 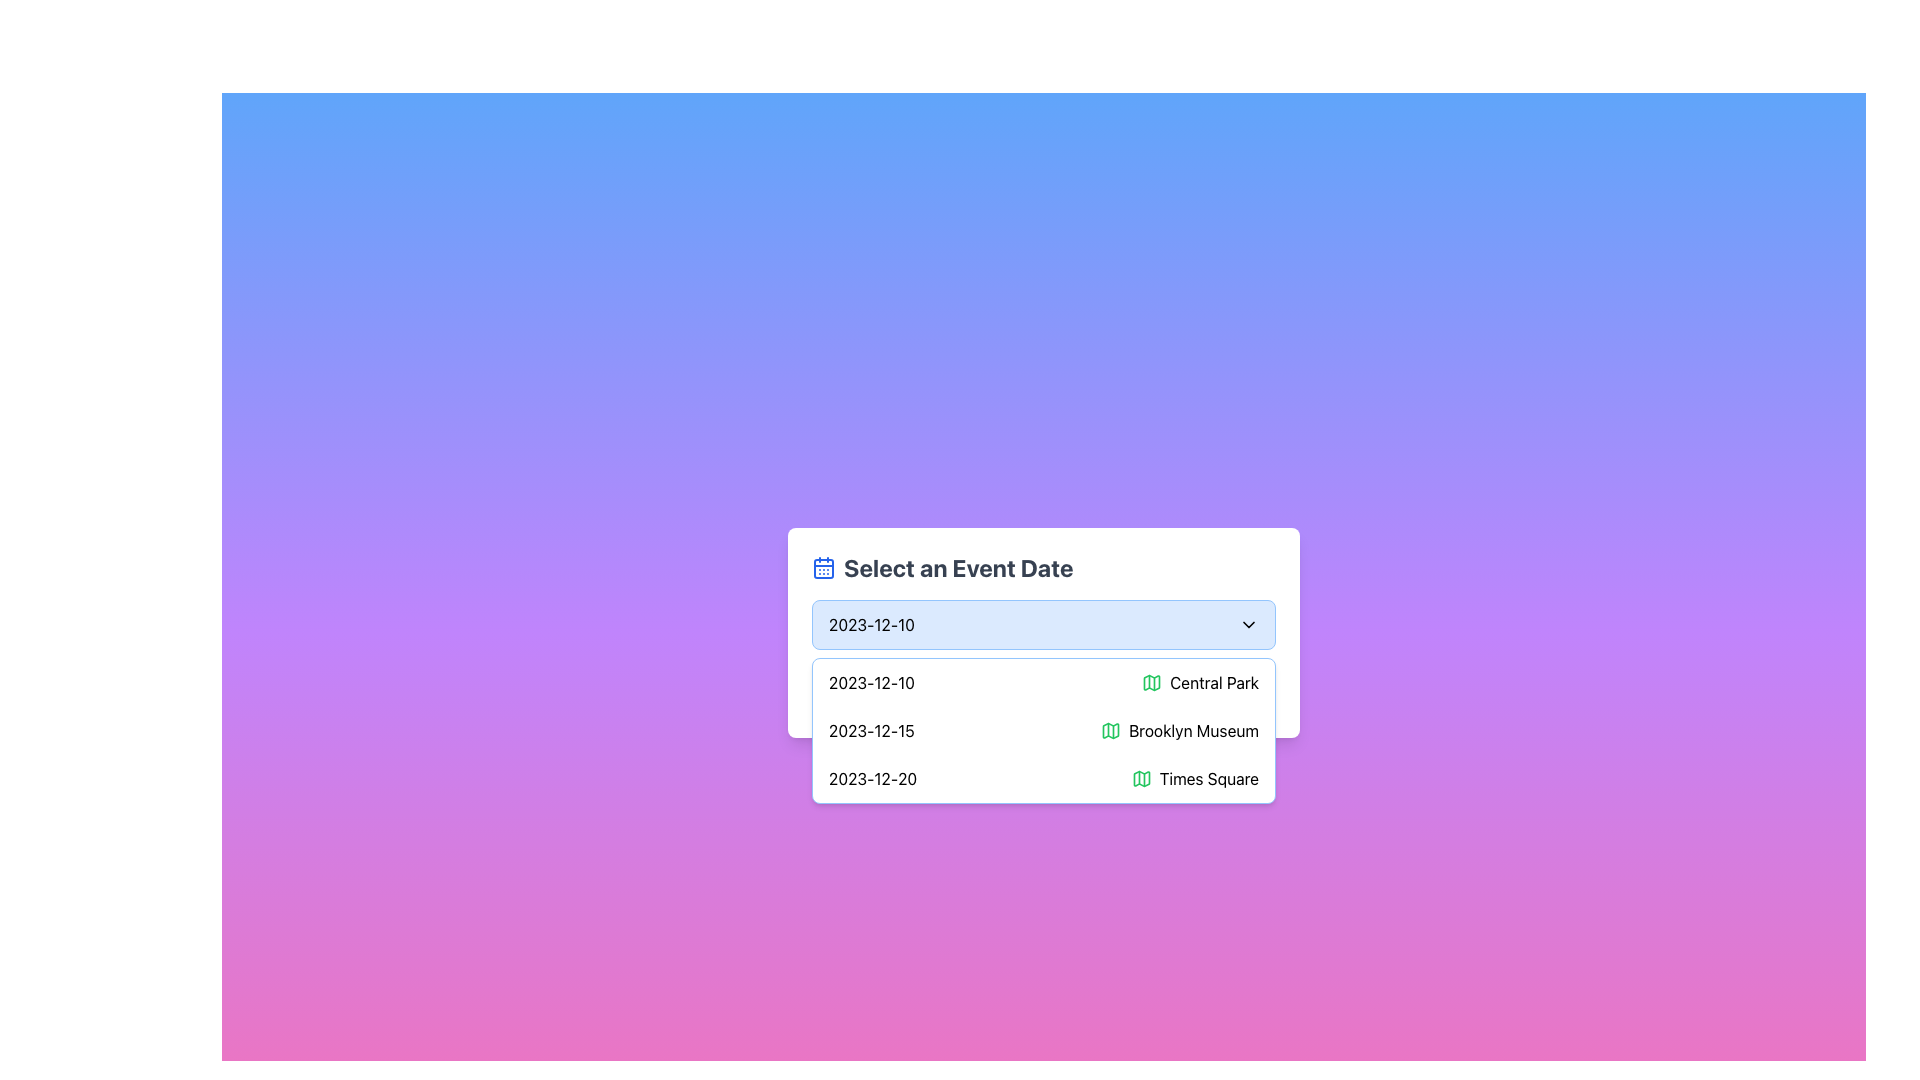 I want to click on the 'Confirm Selection' button with a gradient background to observe its scaling effect, so click(x=1042, y=693).